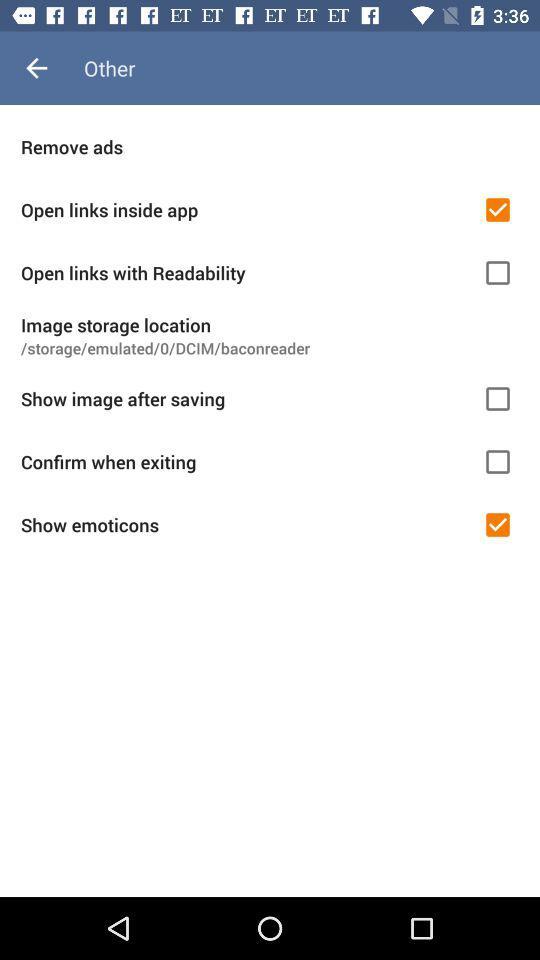 Image resolution: width=540 pixels, height=960 pixels. What do you see at coordinates (270, 145) in the screenshot?
I see `the remove ads` at bounding box center [270, 145].